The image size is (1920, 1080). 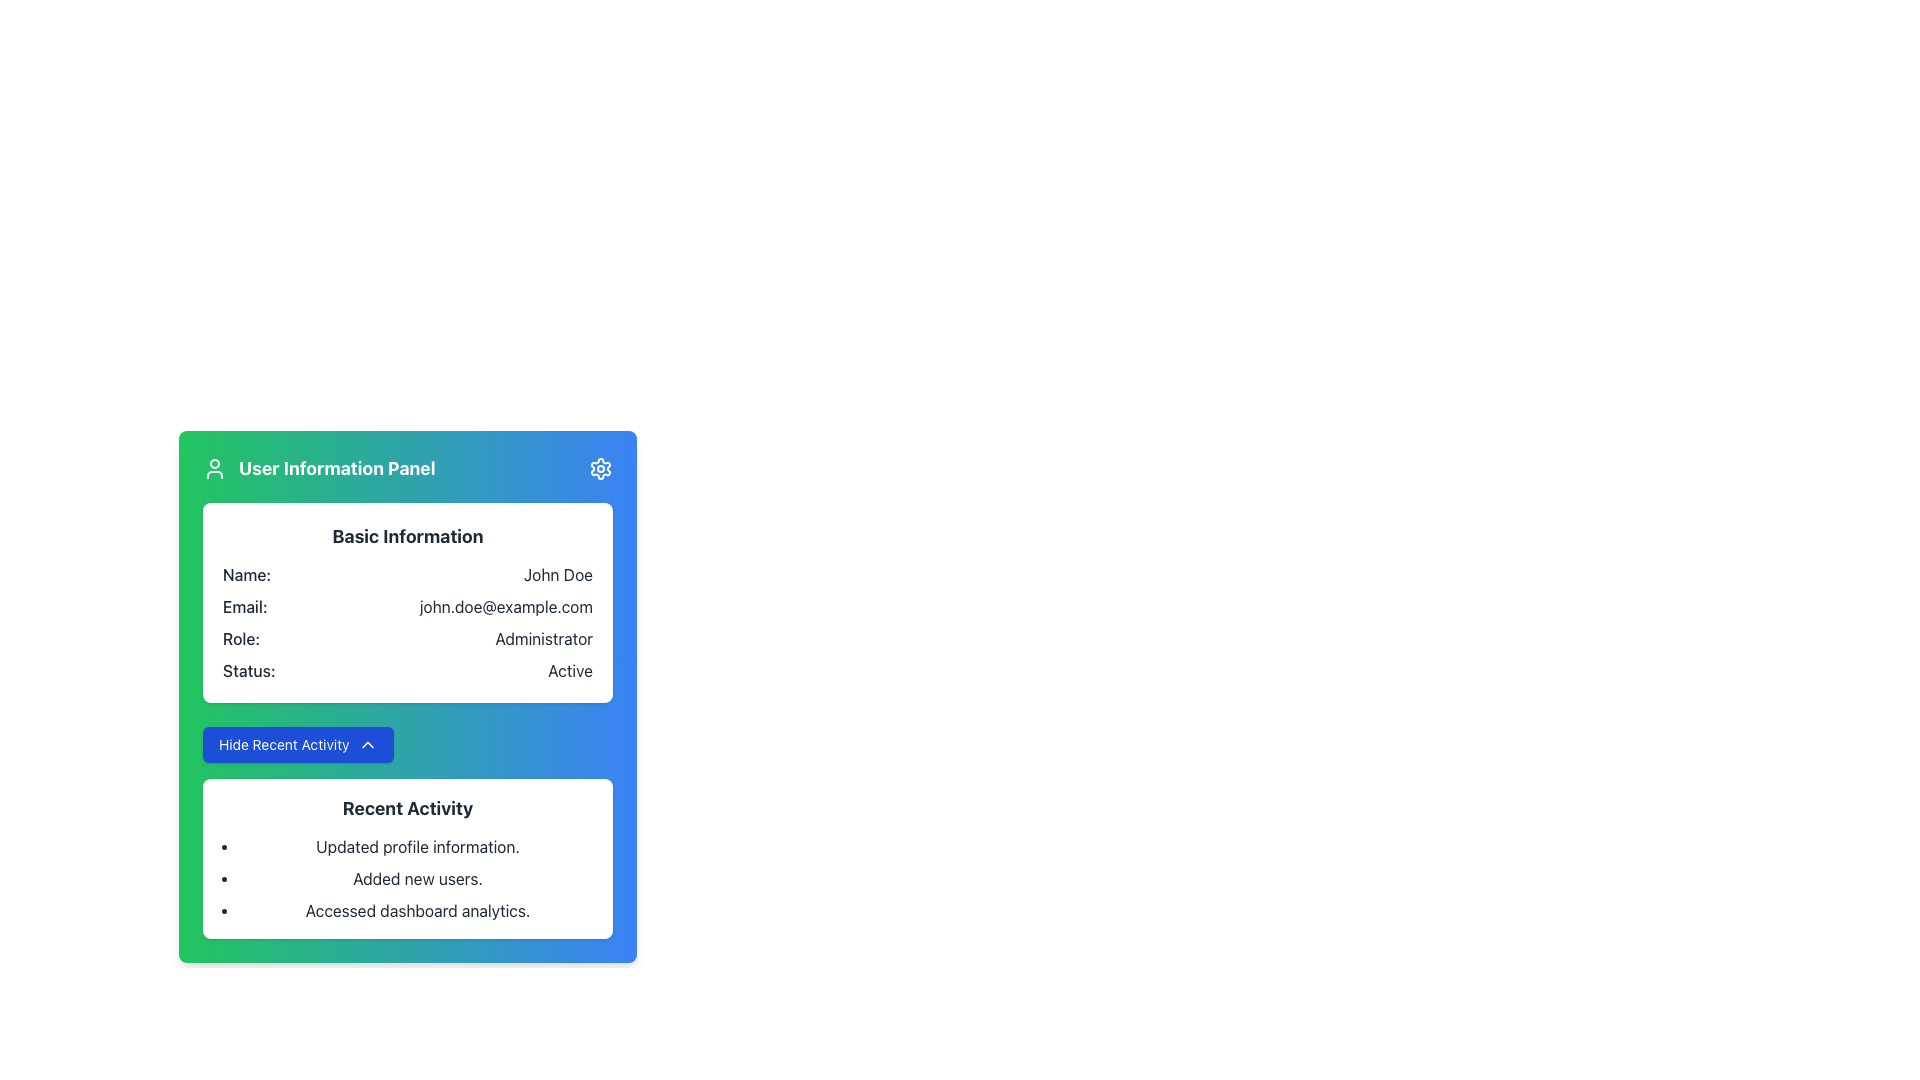 I want to click on the 'Recent Activity' text label element, which is styled in bold black font and positioned at the top of a section listing activities, so click(x=407, y=808).